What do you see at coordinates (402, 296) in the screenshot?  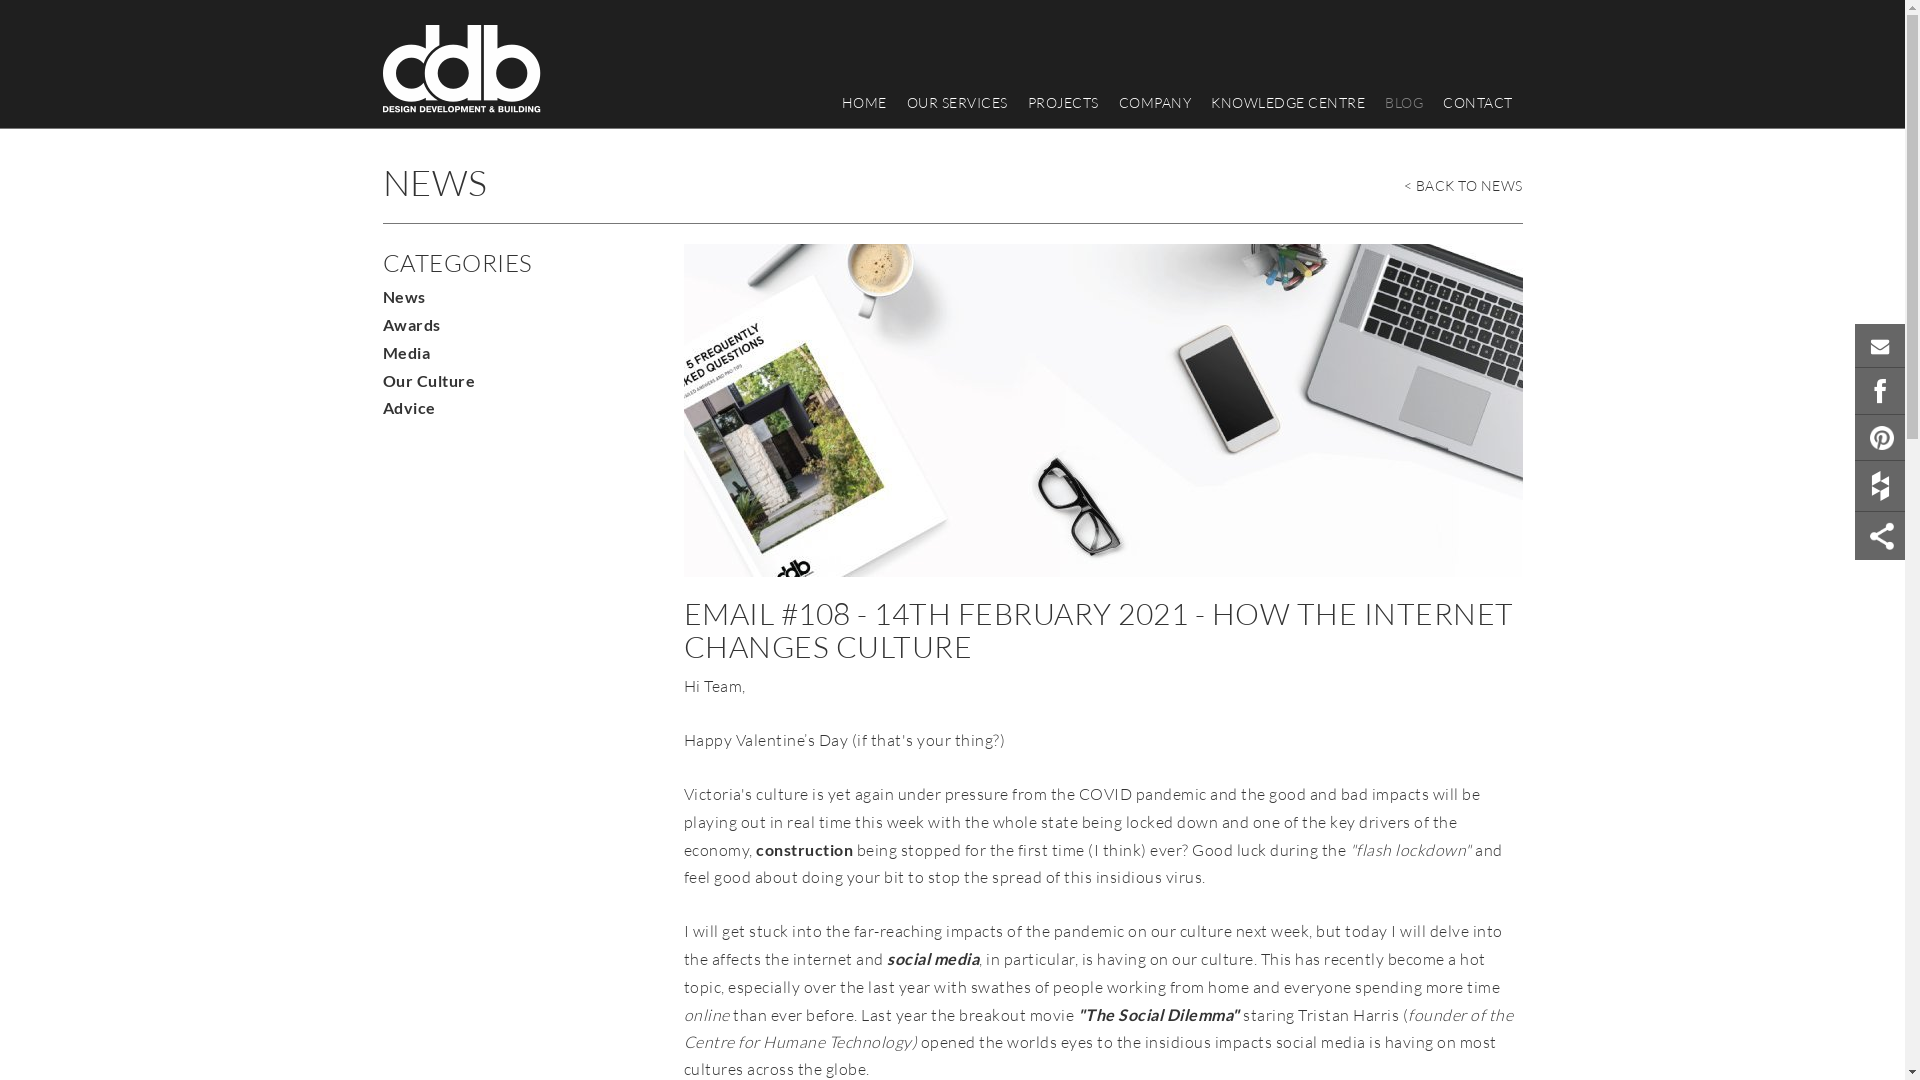 I see `'News'` at bounding box center [402, 296].